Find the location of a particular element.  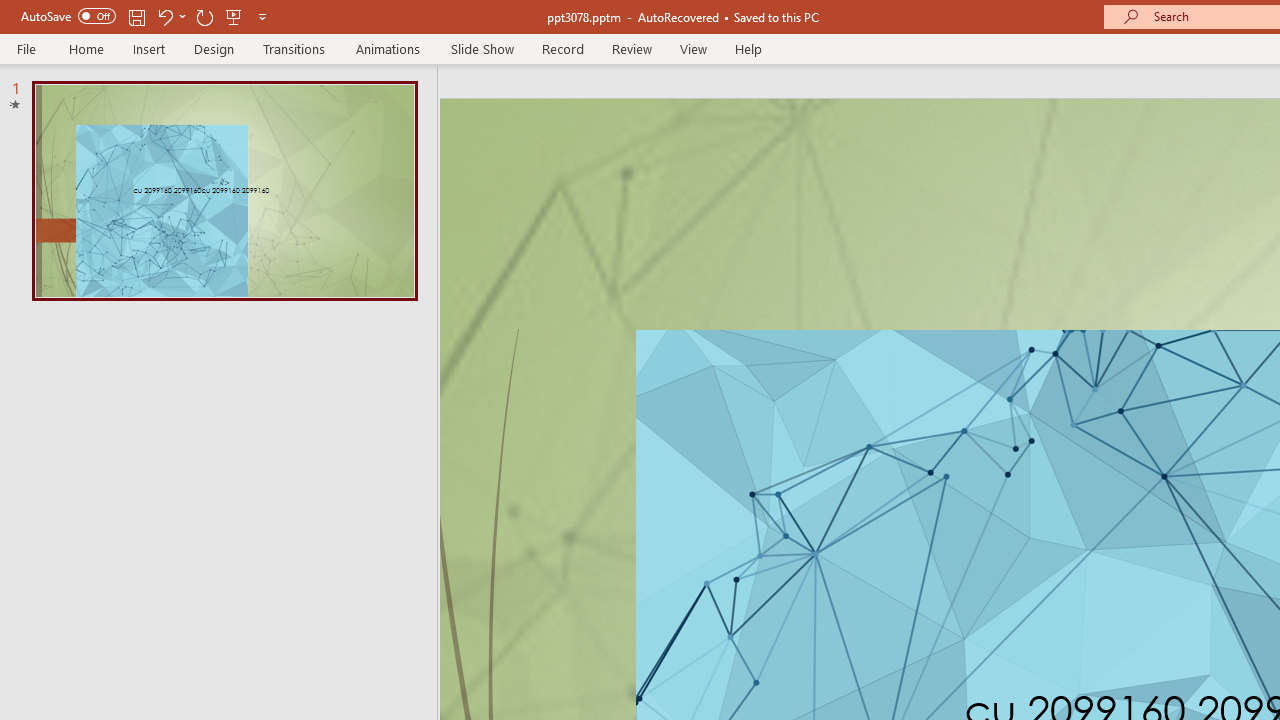

'Insert' is located at coordinates (148, 48).